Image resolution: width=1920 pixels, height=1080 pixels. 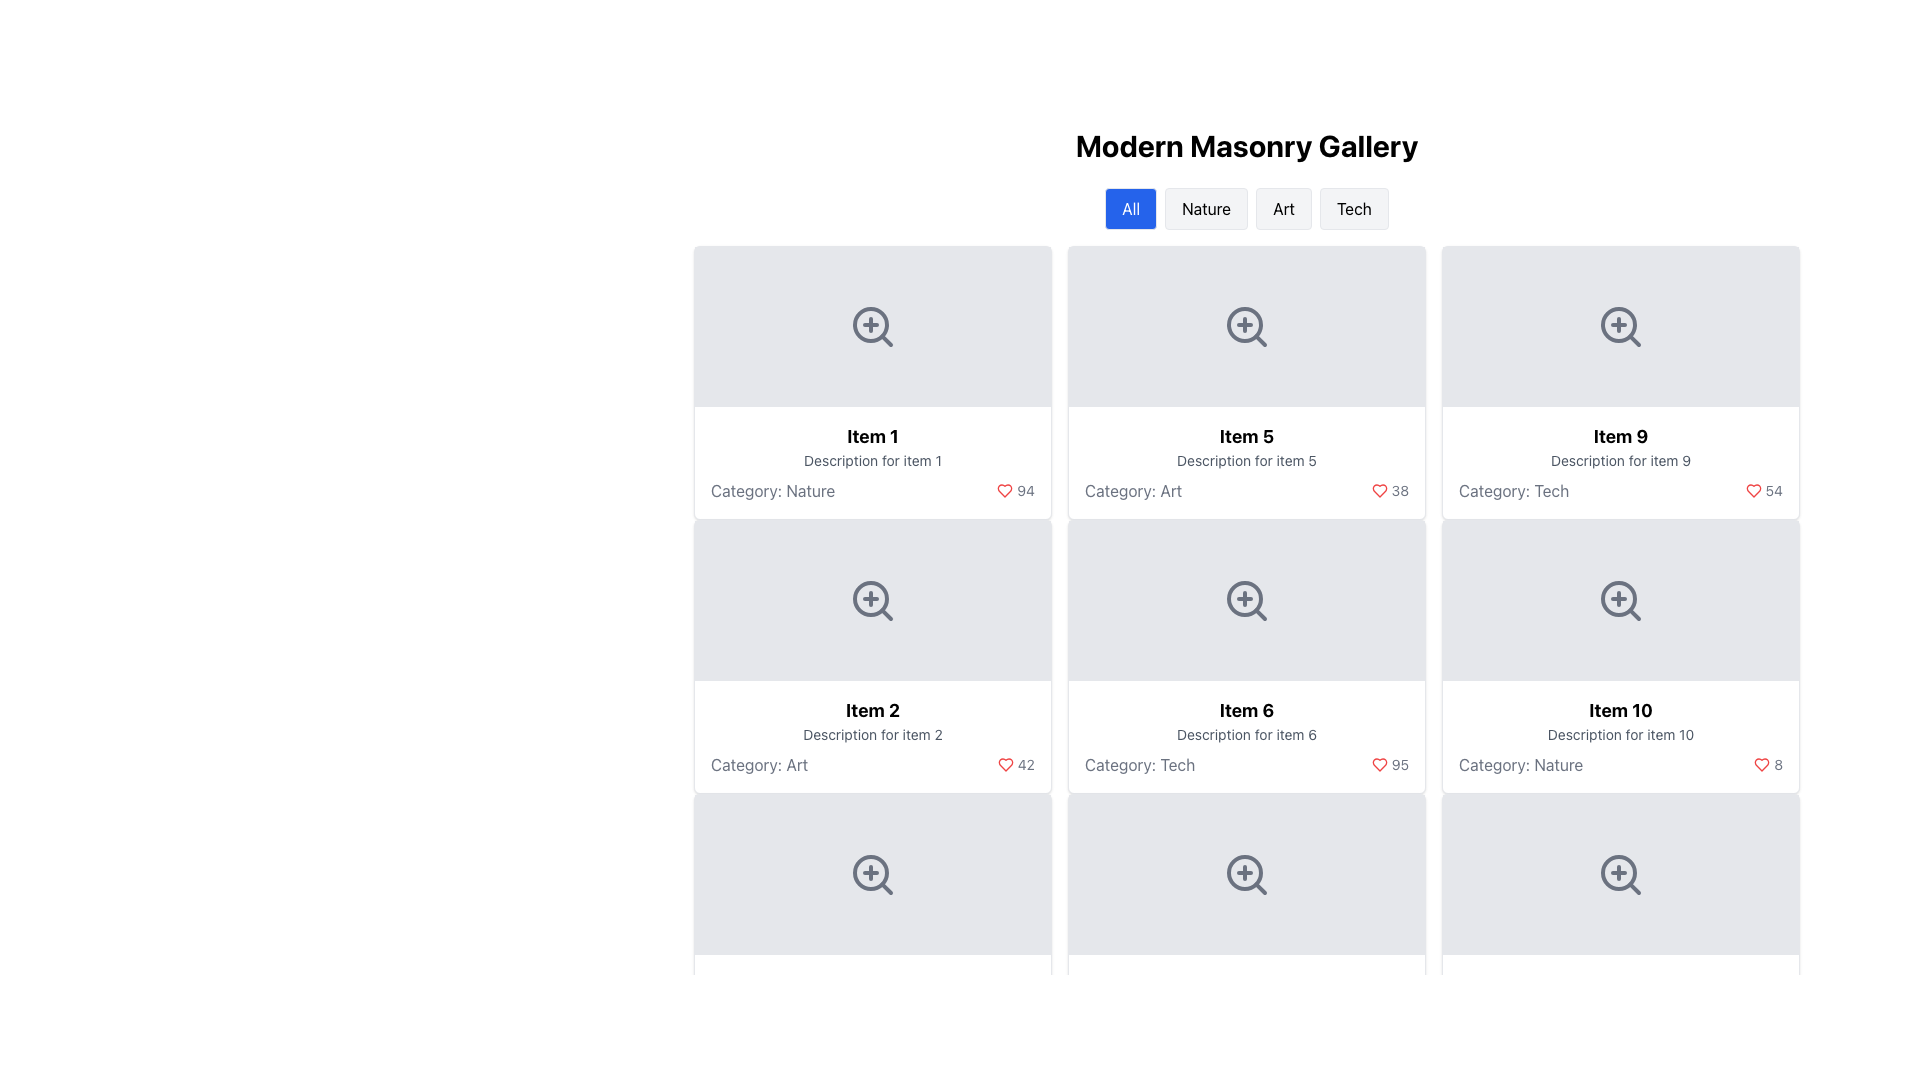 What do you see at coordinates (1764, 490) in the screenshot?
I see `the Like counter located in the lower right corner of the card for 'Item 9', which displays the number of likes for that item` at bounding box center [1764, 490].